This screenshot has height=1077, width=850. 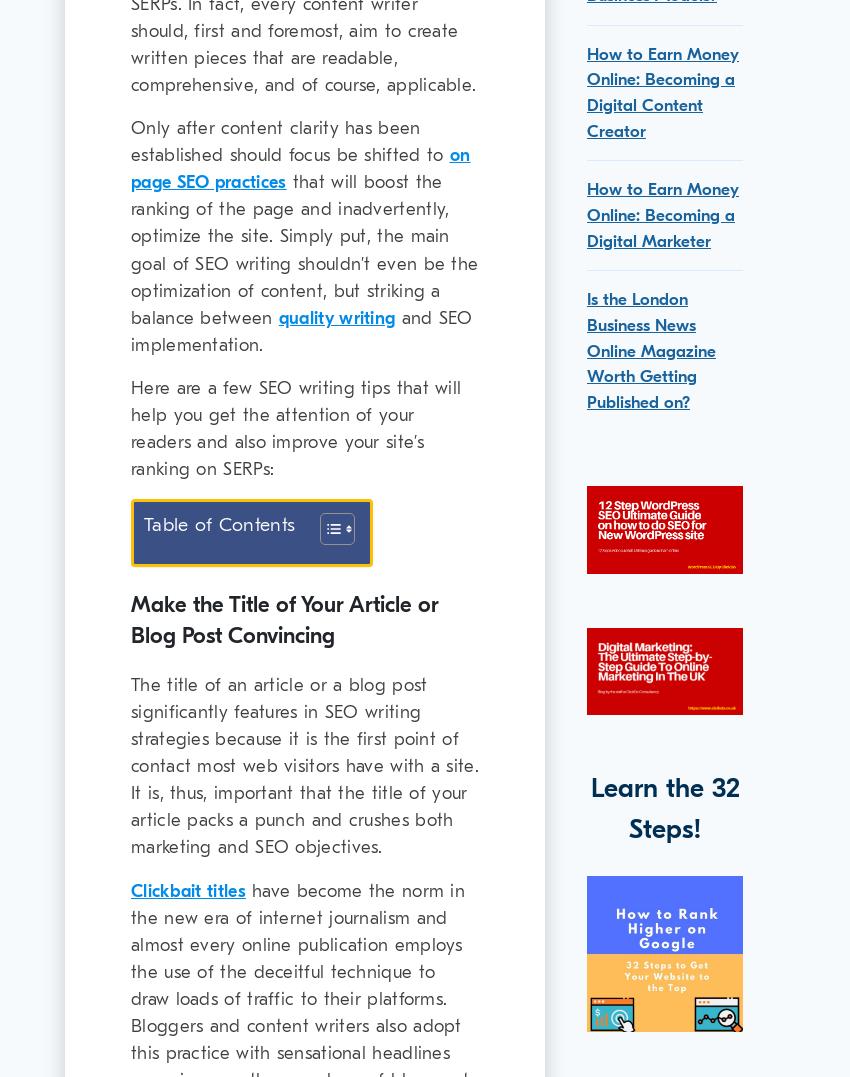 What do you see at coordinates (304, 248) in the screenshot?
I see `'that will boost the ranking of the page and inadvertently, optimize the site. Simply put, the main goal of SEO writing shouldn’t even be the optimization of content, but striking a balance between'` at bounding box center [304, 248].